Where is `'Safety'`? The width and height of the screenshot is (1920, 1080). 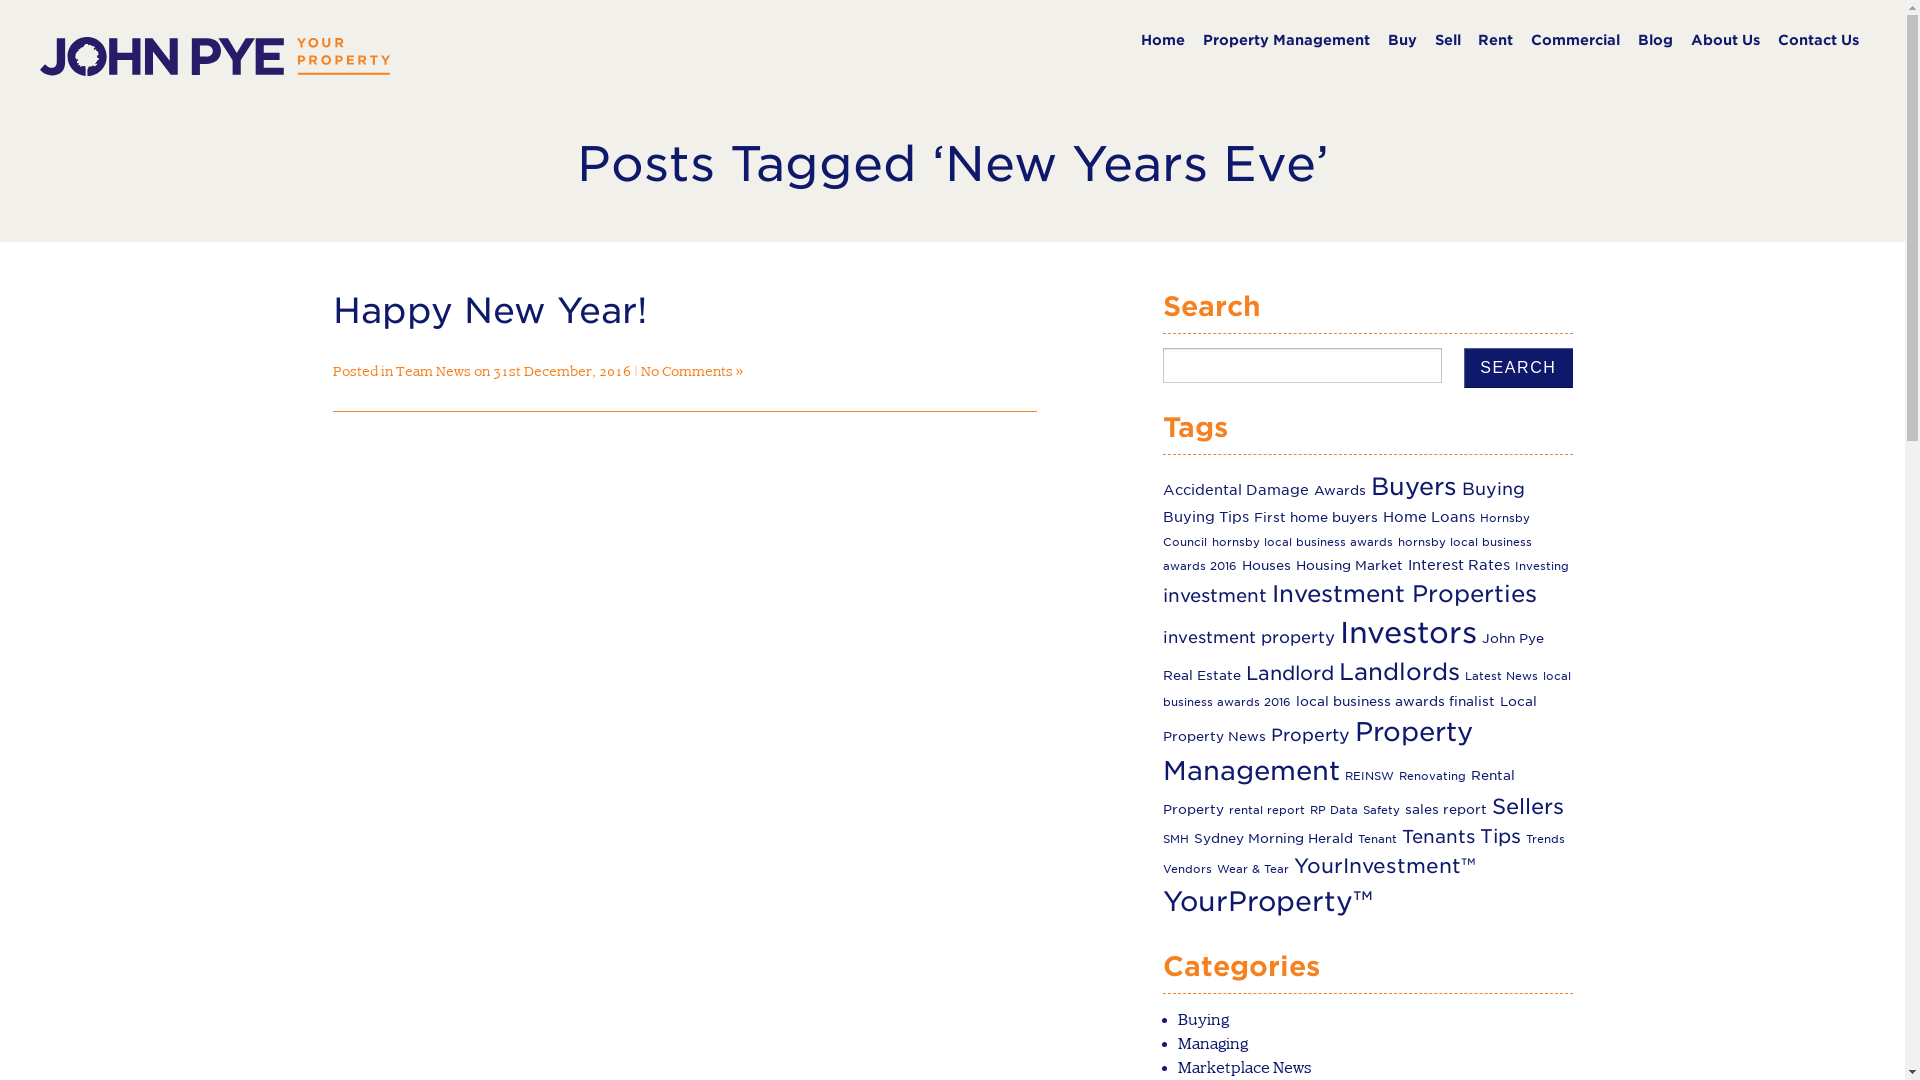
'Safety' is located at coordinates (1380, 810).